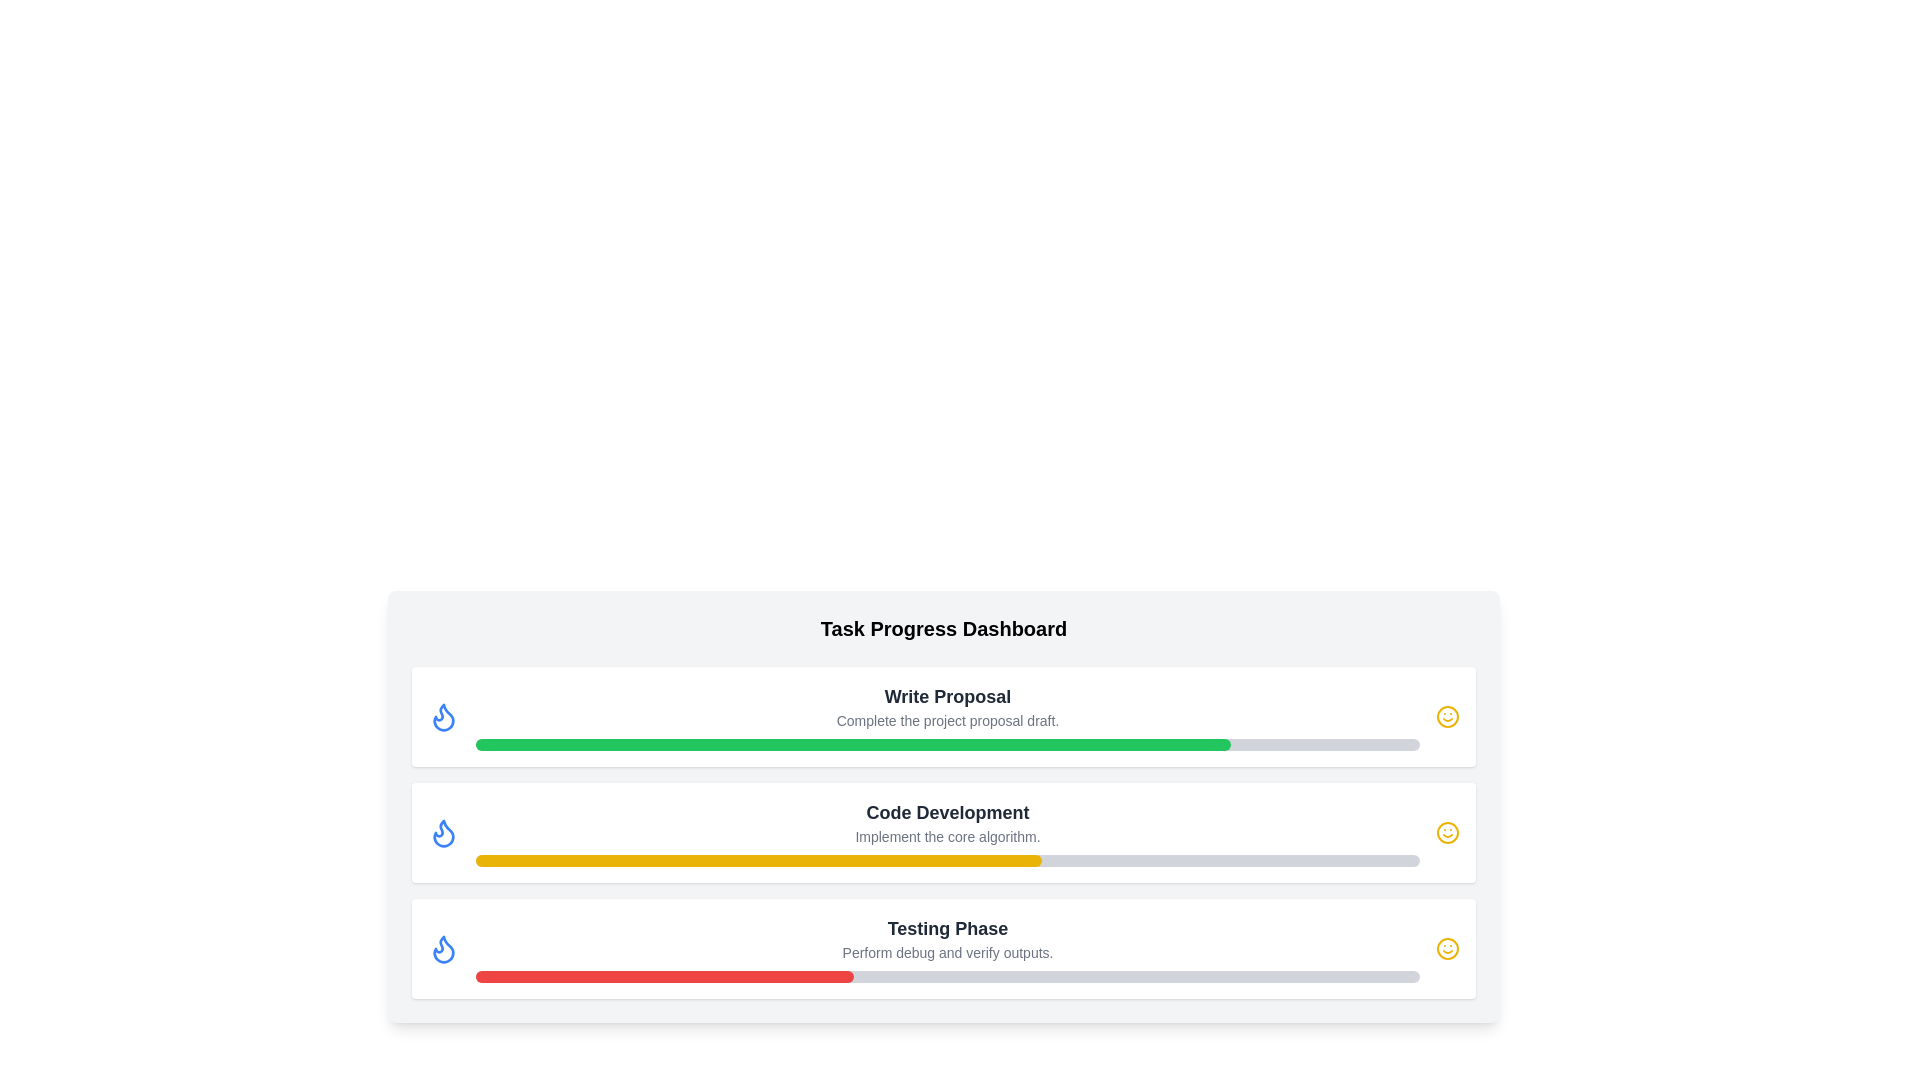 Image resolution: width=1920 pixels, height=1080 pixels. I want to click on the 'Write Proposal' task item with progress indicator located in the Task Progress Dashboard, so click(947, 716).